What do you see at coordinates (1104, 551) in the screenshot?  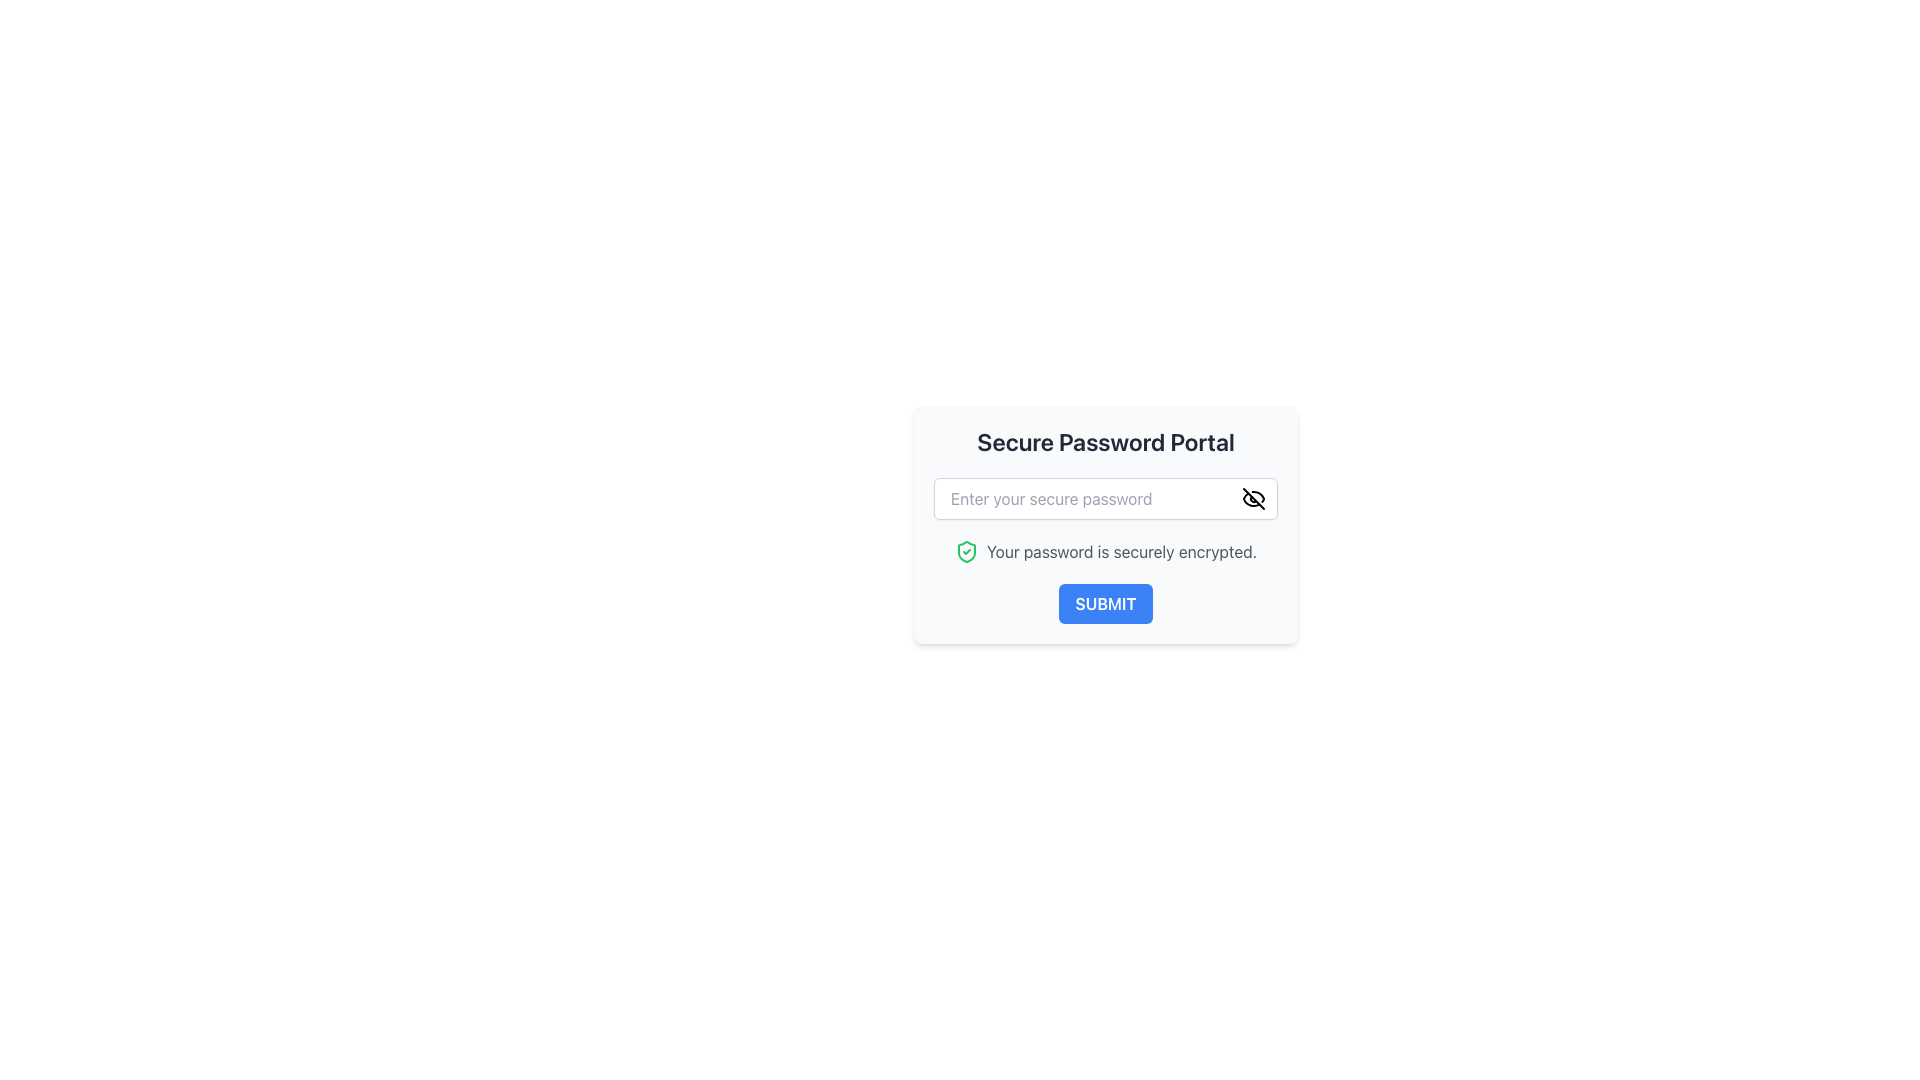 I see `the Text with icon that indicates 'Your password is securely encrypted.' located in the third row of the form, below the 'Enter your secure password' input field` at bounding box center [1104, 551].